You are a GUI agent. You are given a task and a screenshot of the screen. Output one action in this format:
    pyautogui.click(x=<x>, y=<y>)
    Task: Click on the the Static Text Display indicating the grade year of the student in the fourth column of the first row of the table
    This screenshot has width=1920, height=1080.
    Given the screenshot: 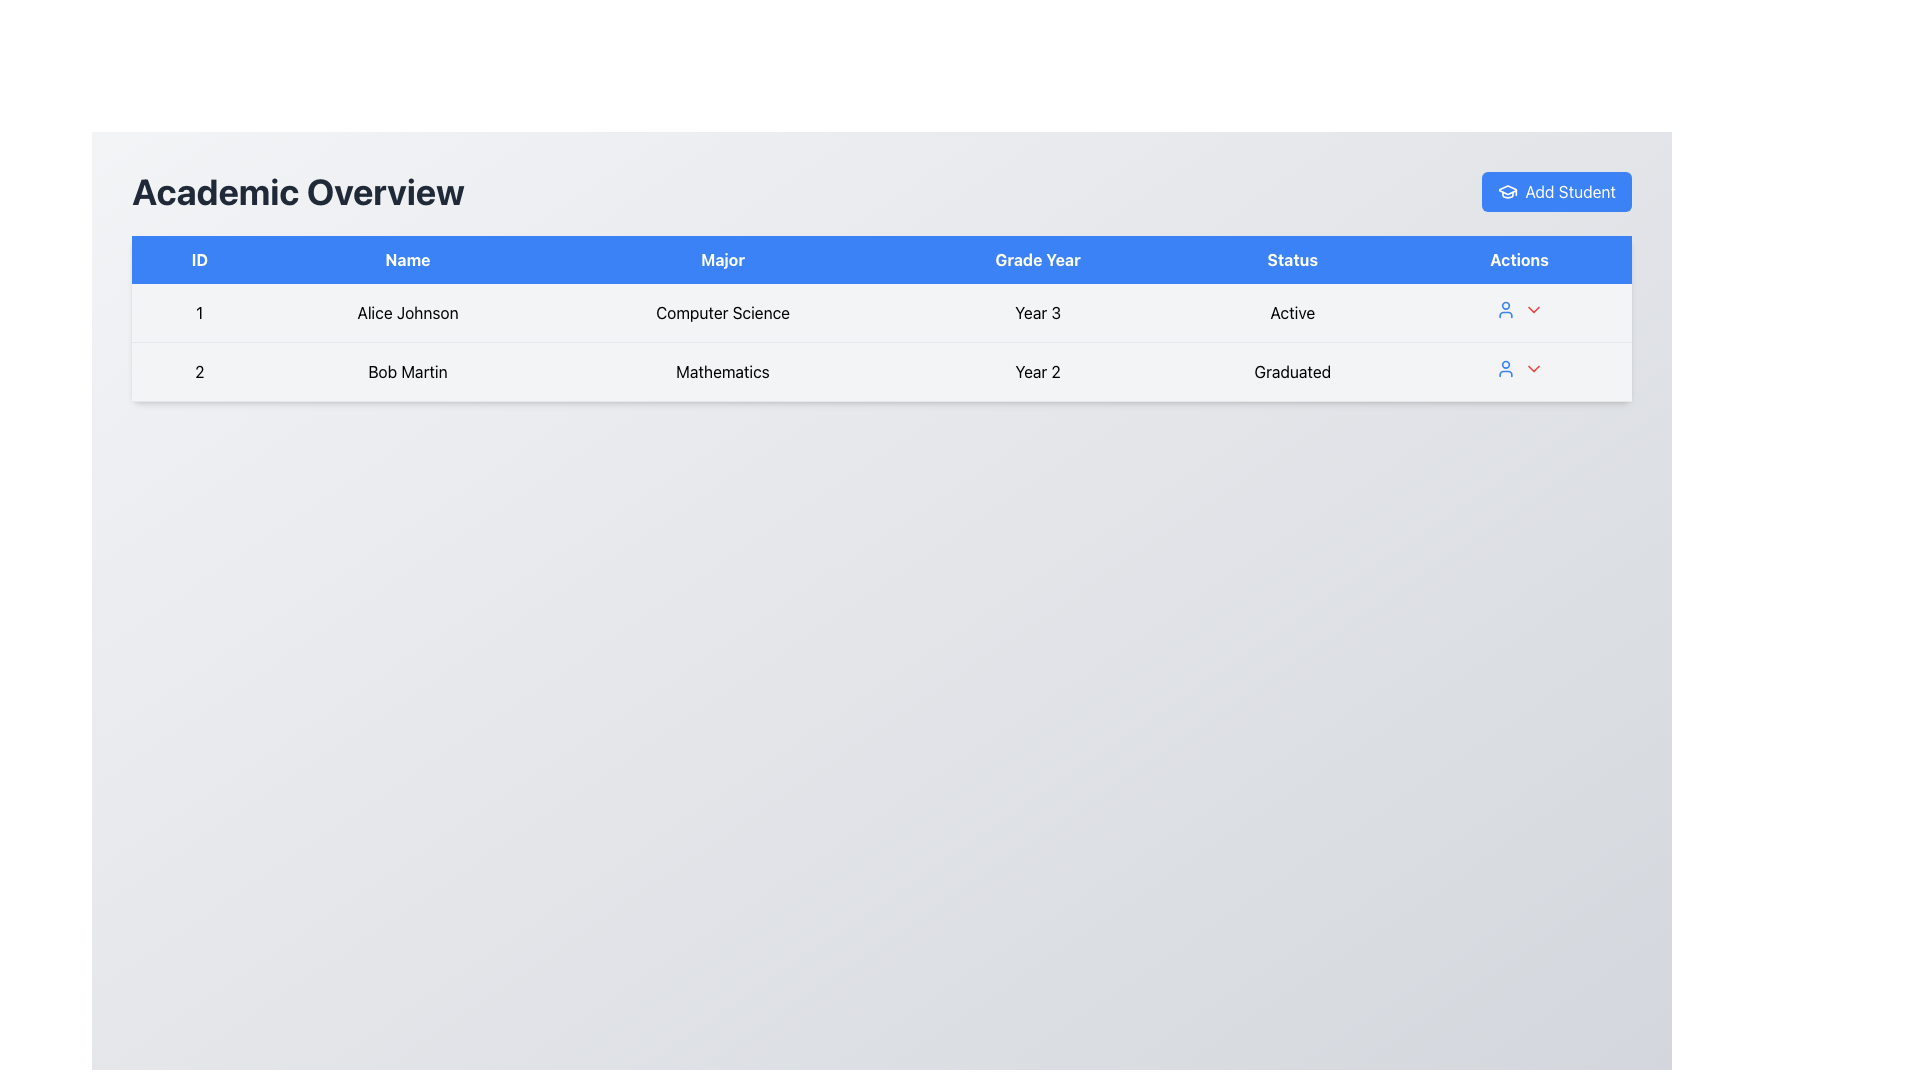 What is the action you would take?
    pyautogui.click(x=1038, y=313)
    